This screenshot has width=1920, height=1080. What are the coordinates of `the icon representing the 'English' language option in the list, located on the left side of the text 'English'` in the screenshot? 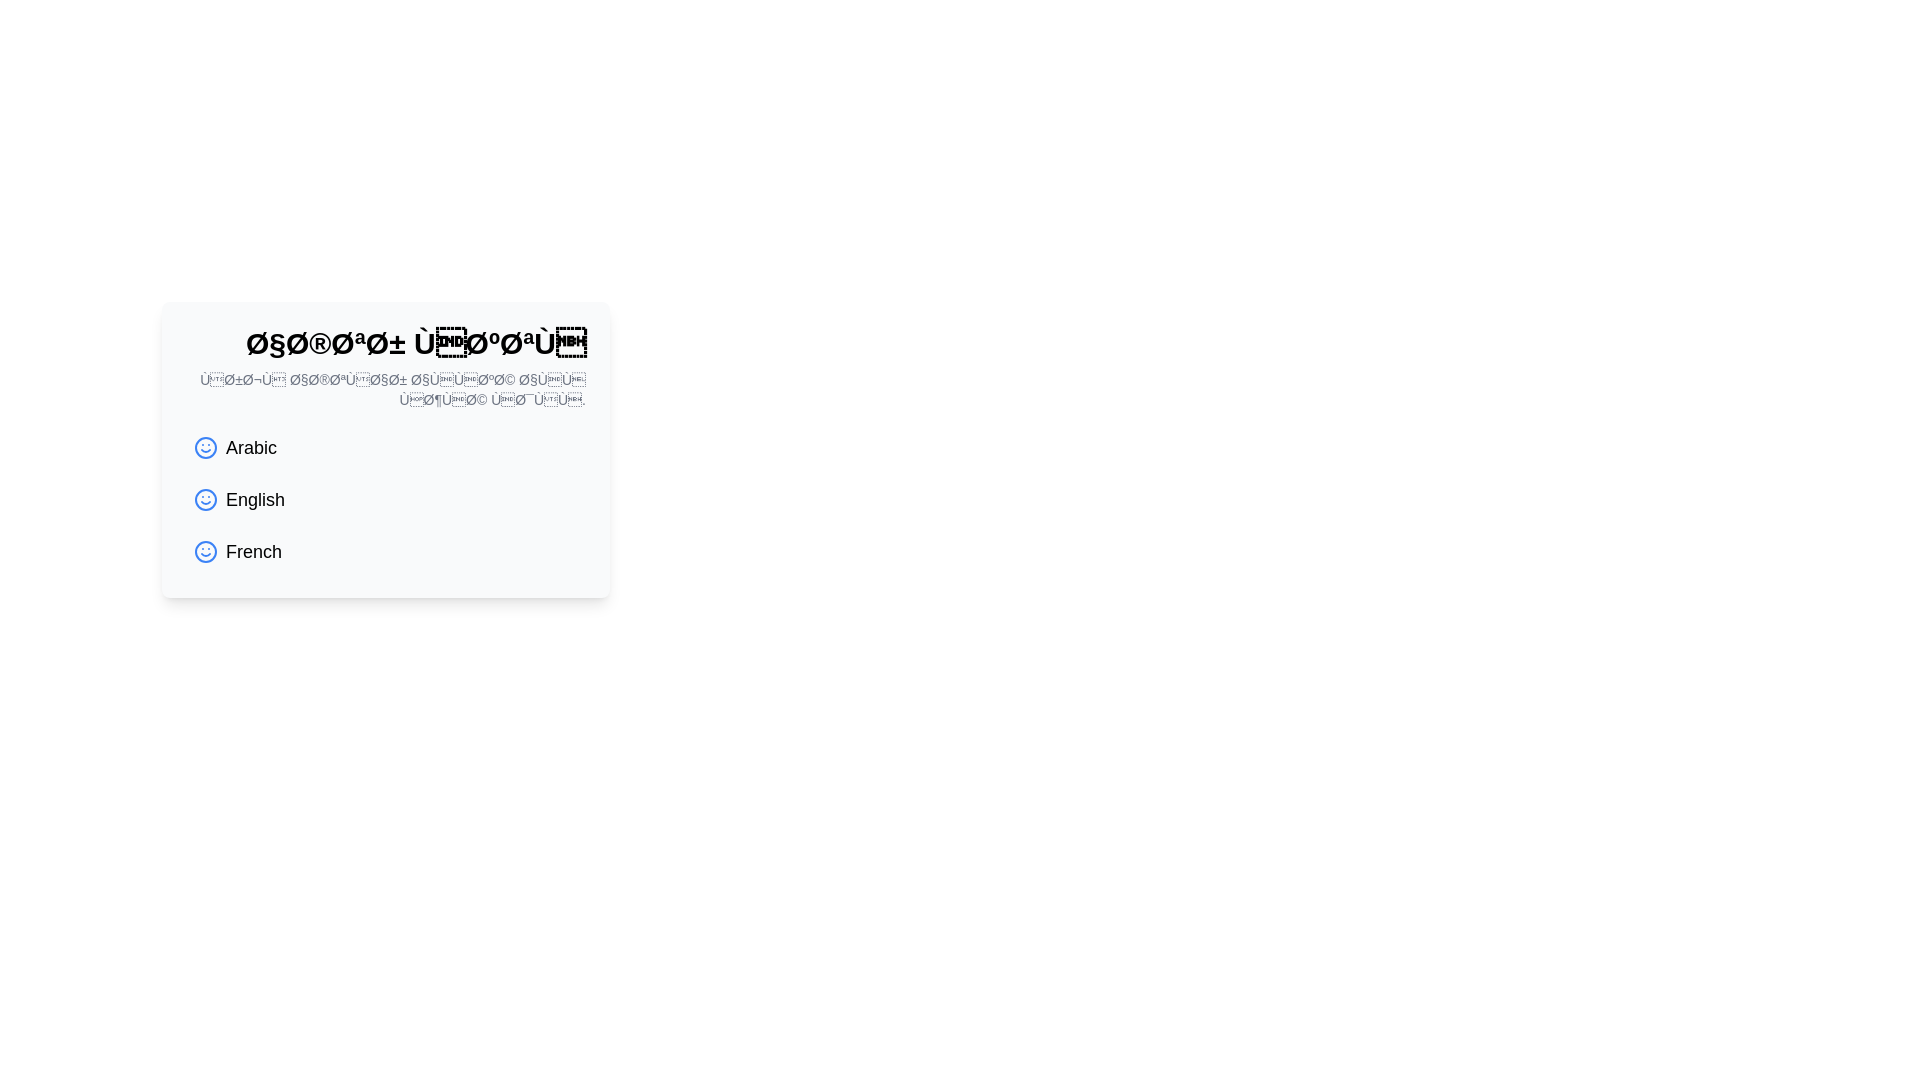 It's located at (206, 499).